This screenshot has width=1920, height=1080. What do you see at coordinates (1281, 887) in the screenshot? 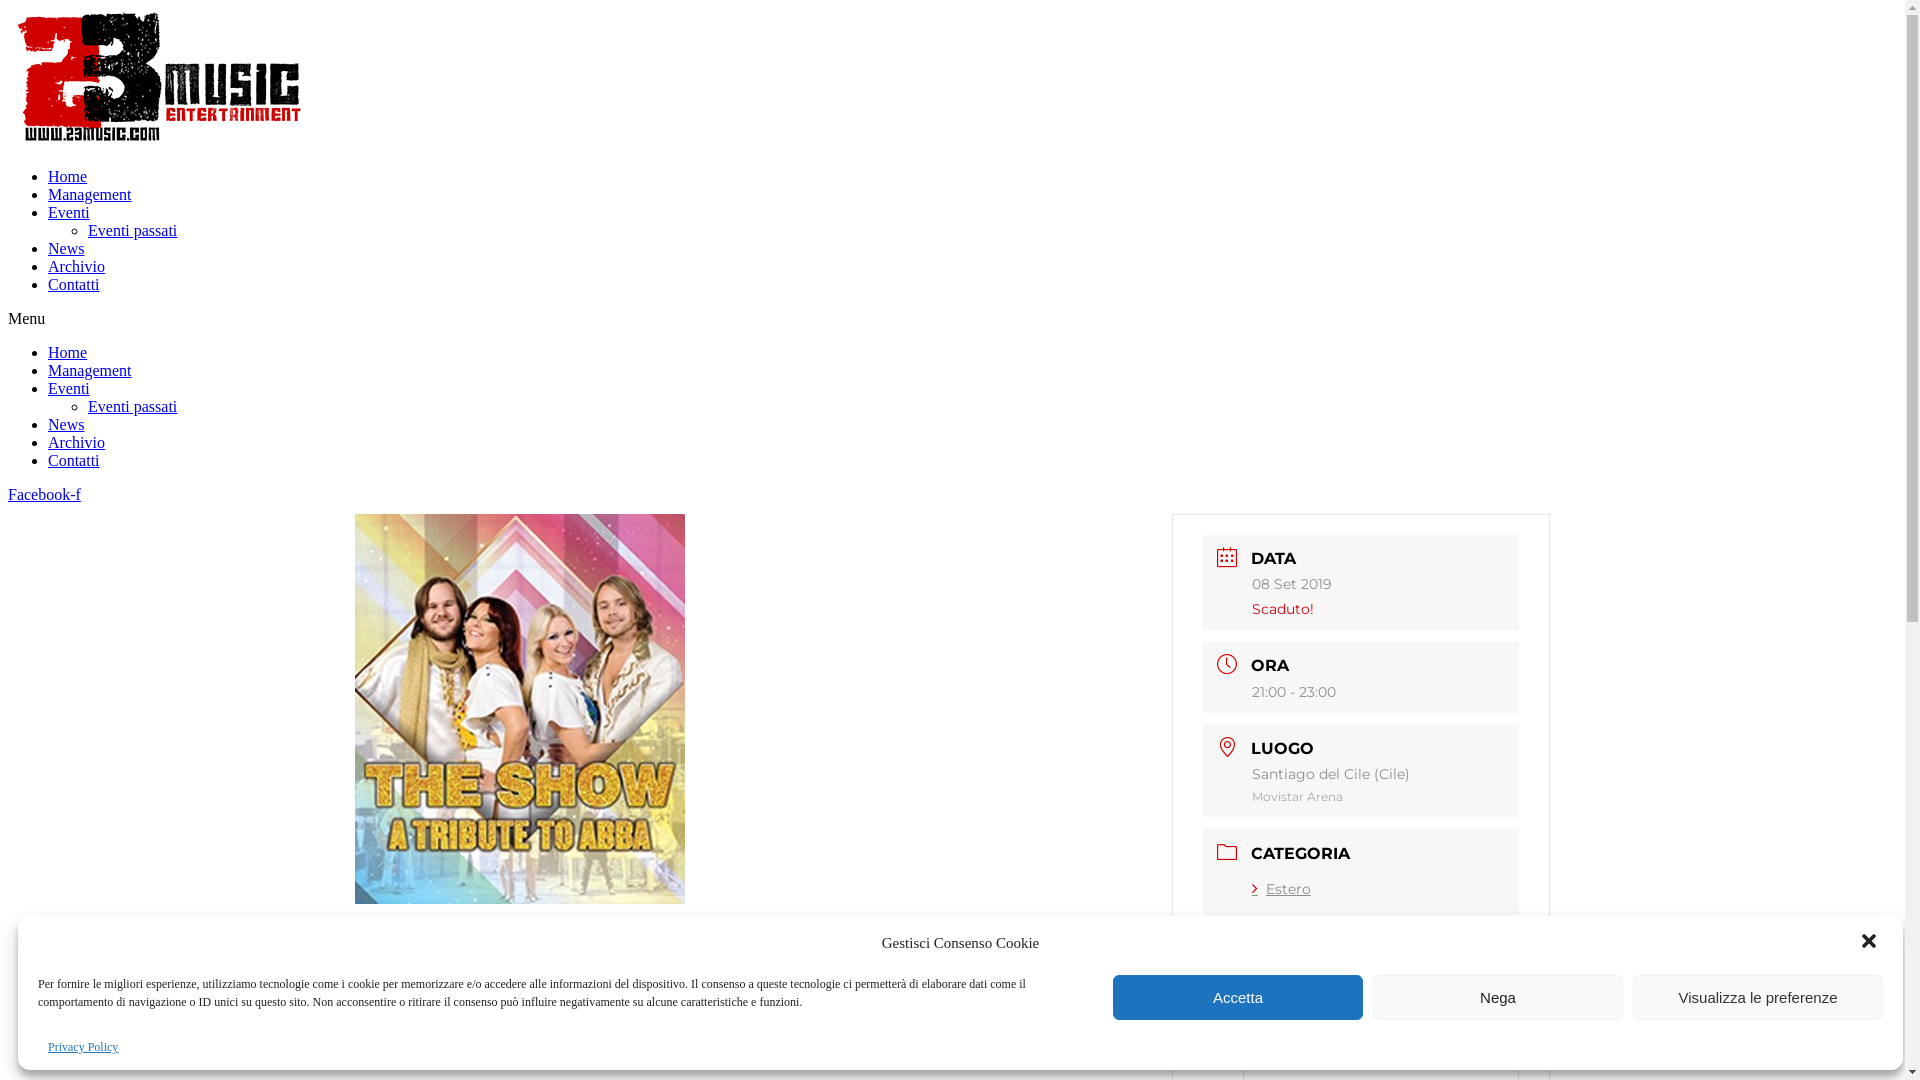
I see `'Estero'` at bounding box center [1281, 887].